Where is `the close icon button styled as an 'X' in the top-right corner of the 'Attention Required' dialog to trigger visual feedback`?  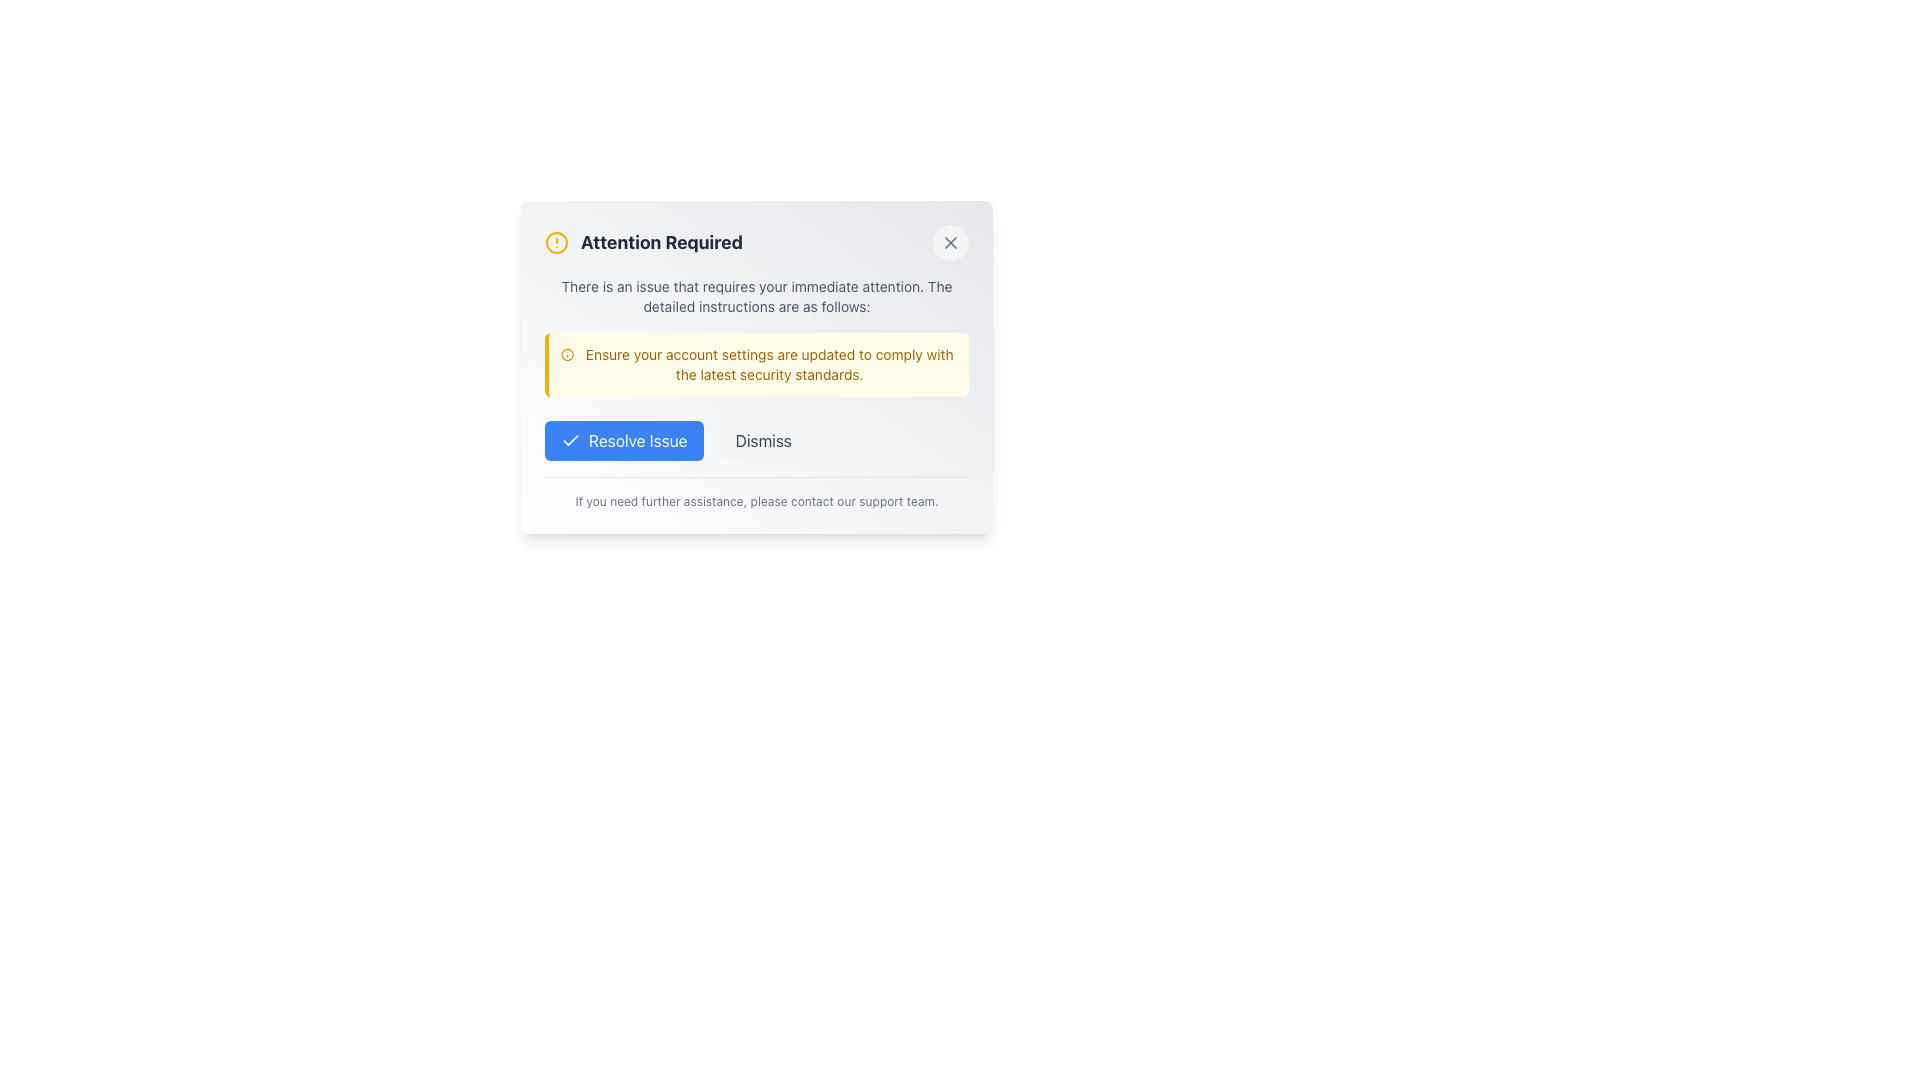
the close icon button styled as an 'X' in the top-right corner of the 'Attention Required' dialog to trigger visual feedback is located at coordinates (949, 242).